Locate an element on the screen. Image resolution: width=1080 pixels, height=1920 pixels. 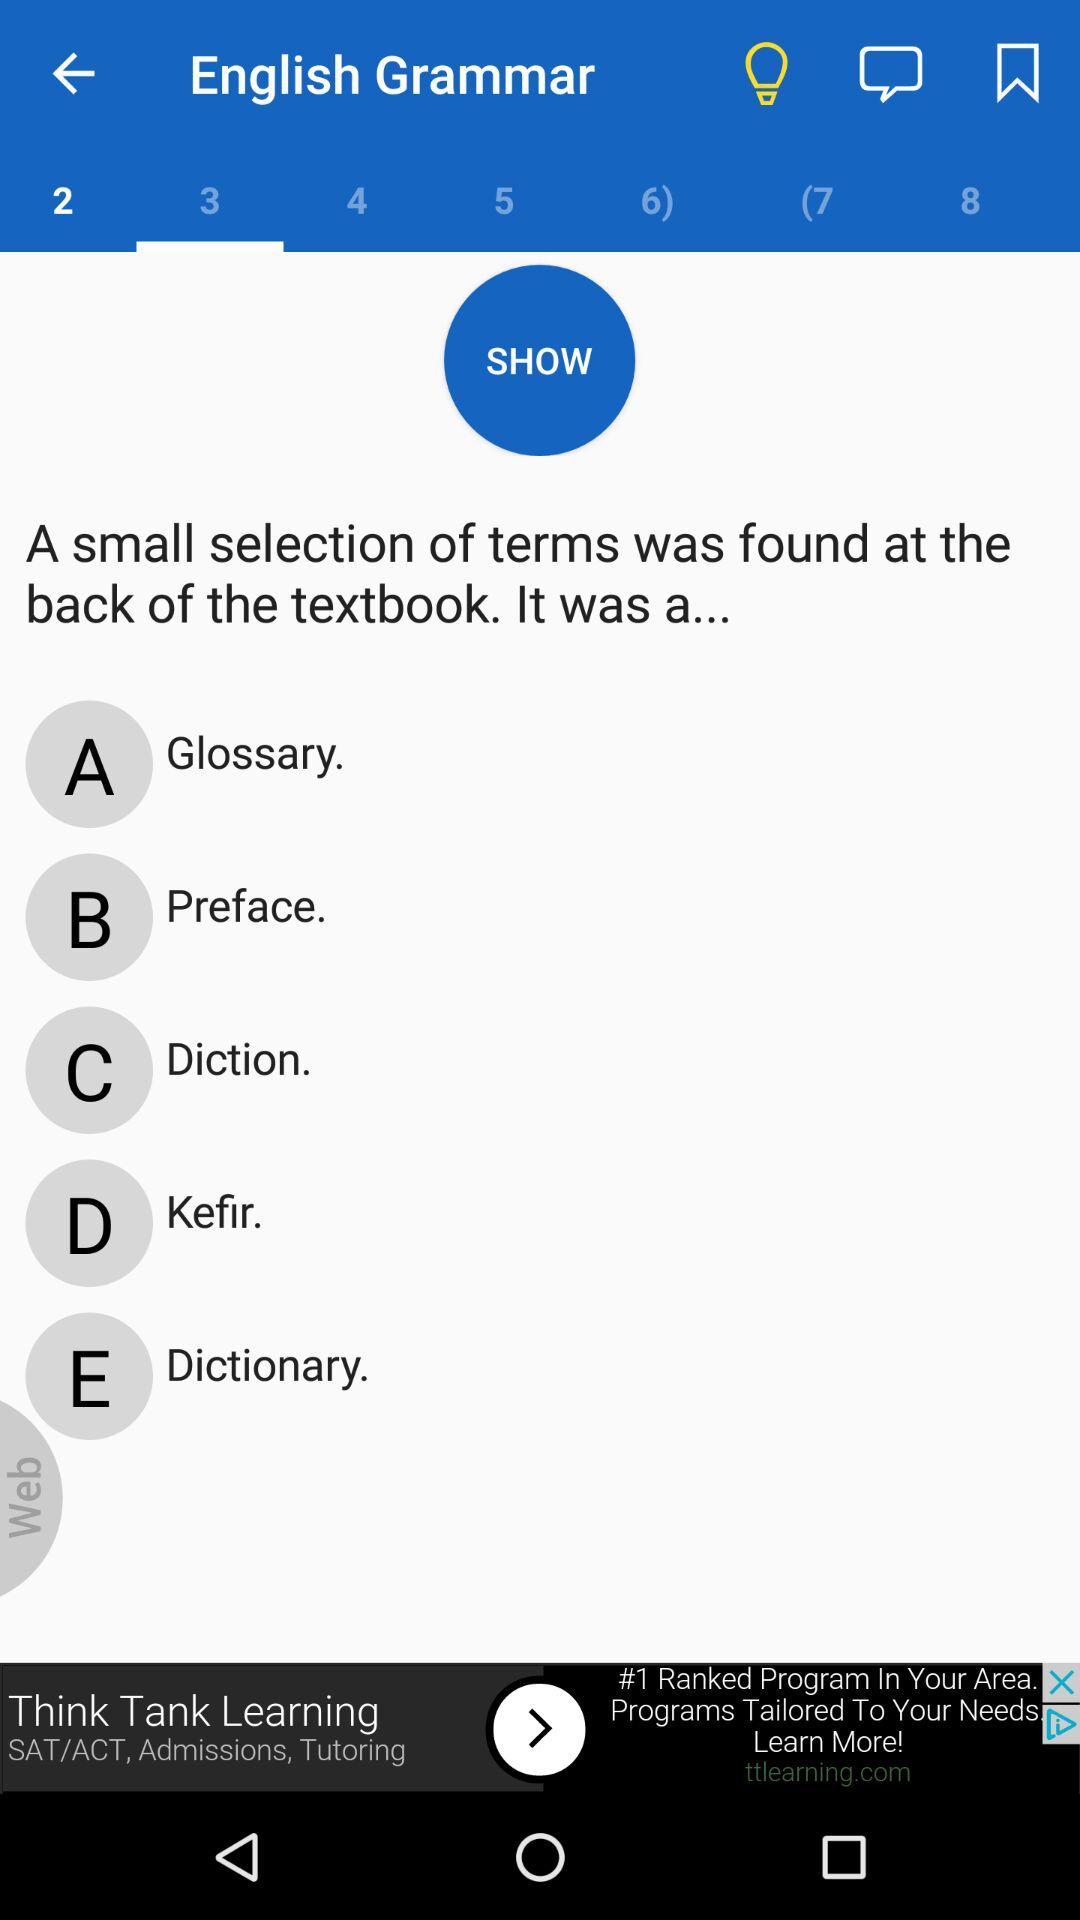
selected web option is located at coordinates (31, 1498).